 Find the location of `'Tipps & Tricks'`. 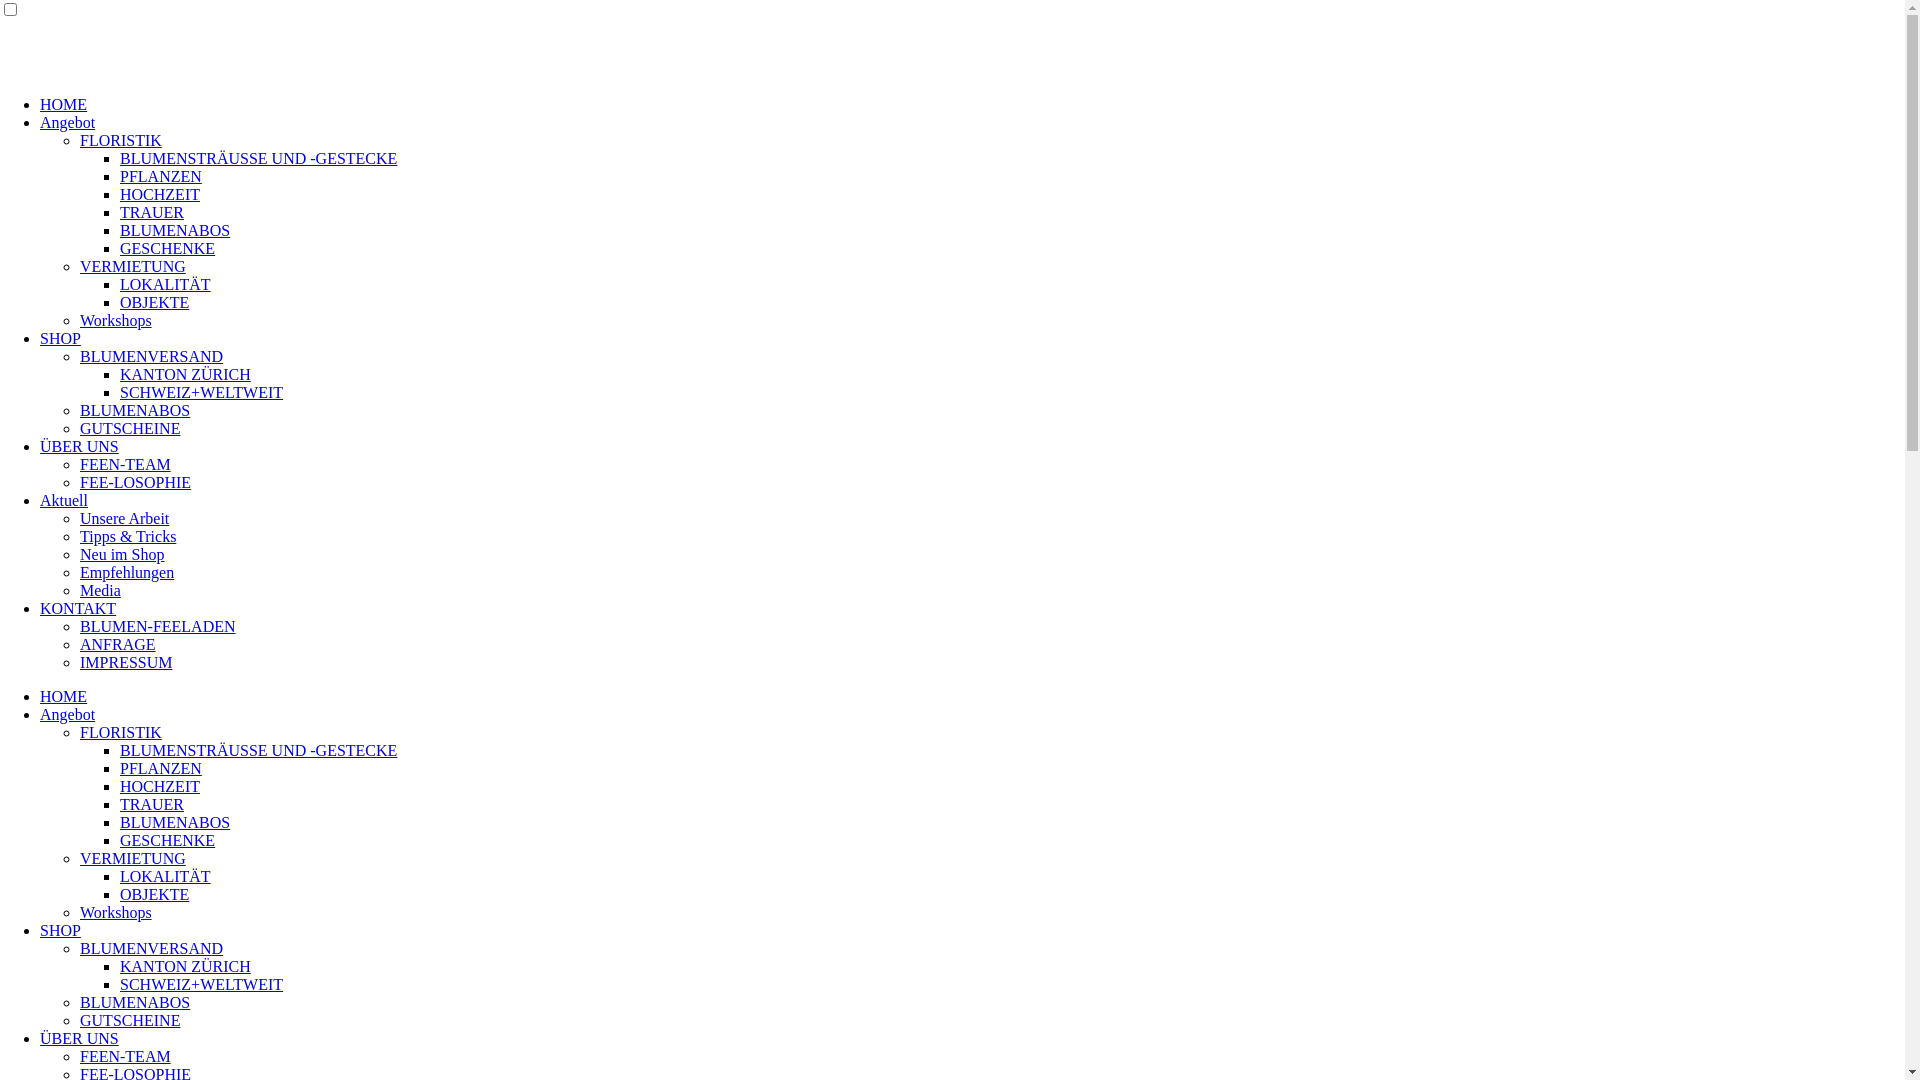

'Tipps & Tricks' is located at coordinates (127, 535).